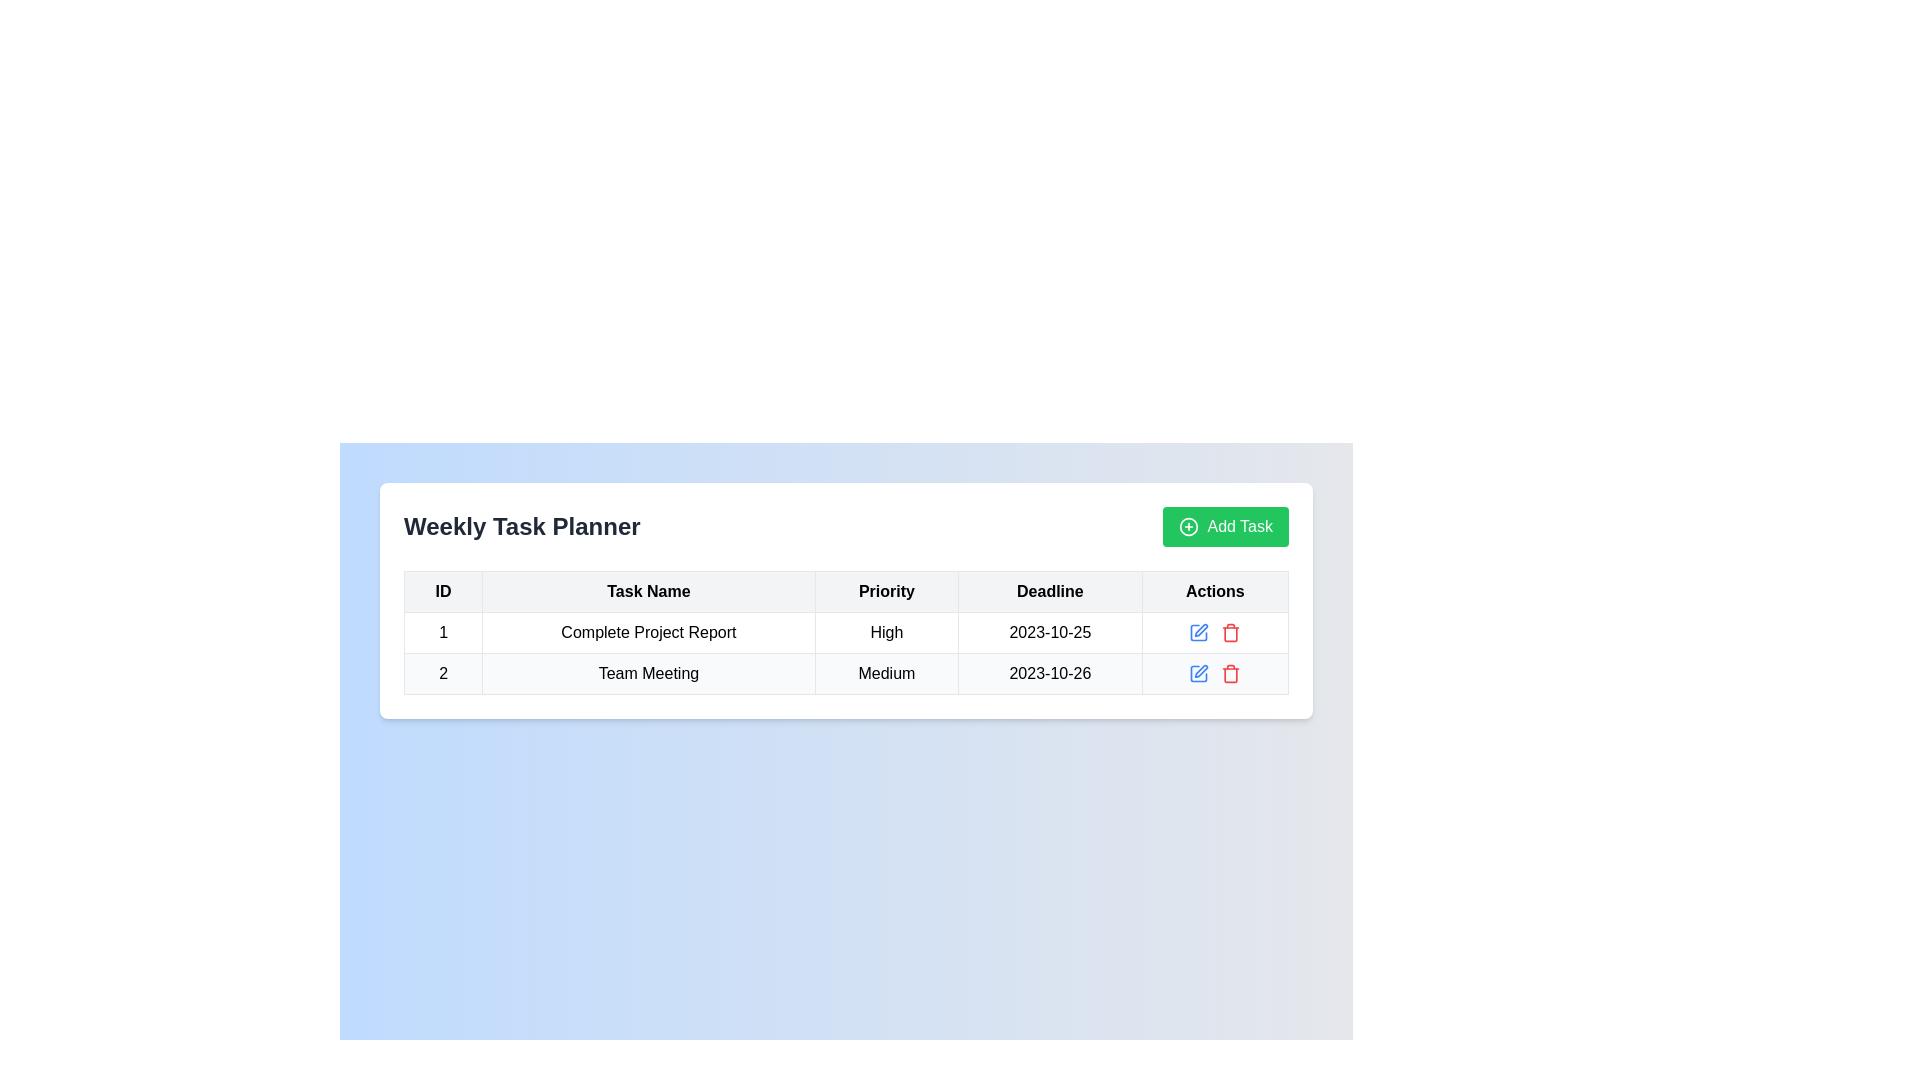  I want to click on the text cell containing the word 'Medium' in the 'Priority' column of the 'Team Meeting' row in the table, so click(885, 674).